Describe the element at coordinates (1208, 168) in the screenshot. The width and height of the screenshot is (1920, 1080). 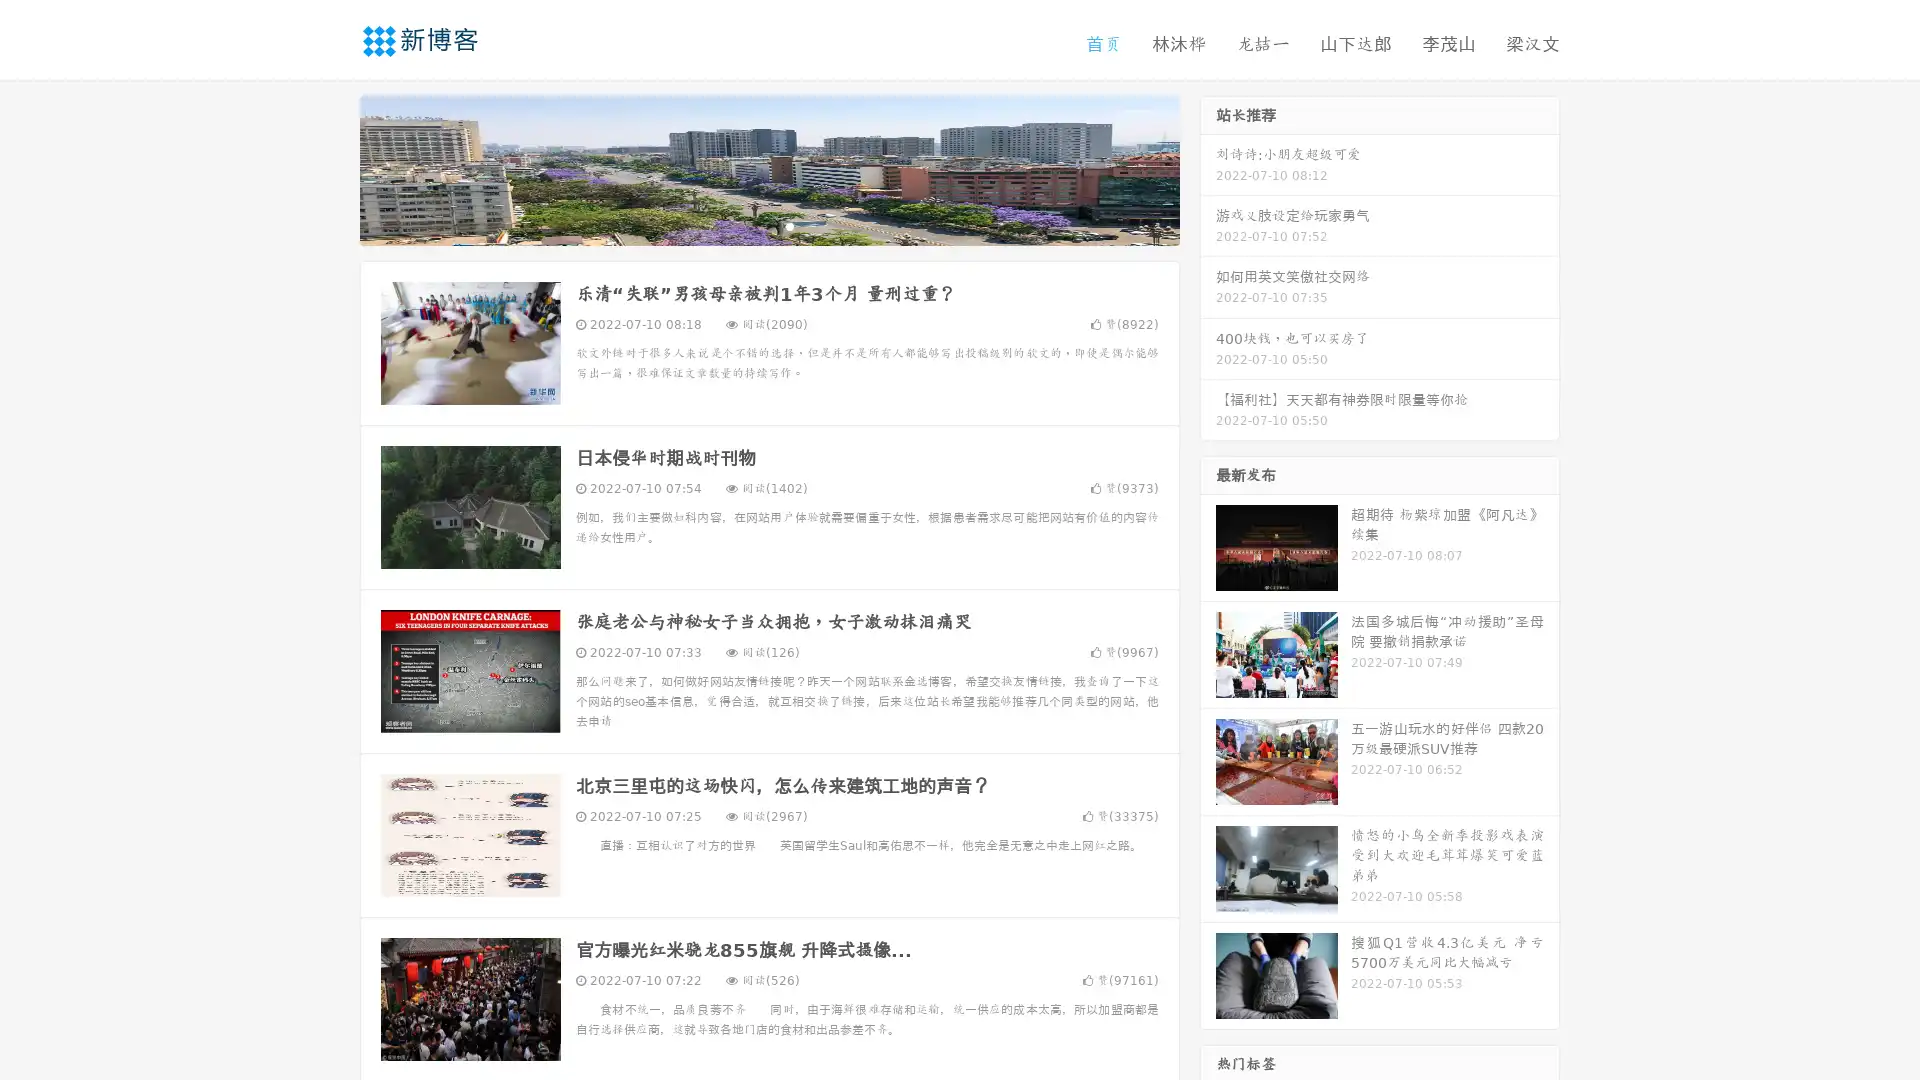
I see `Next slide` at that location.